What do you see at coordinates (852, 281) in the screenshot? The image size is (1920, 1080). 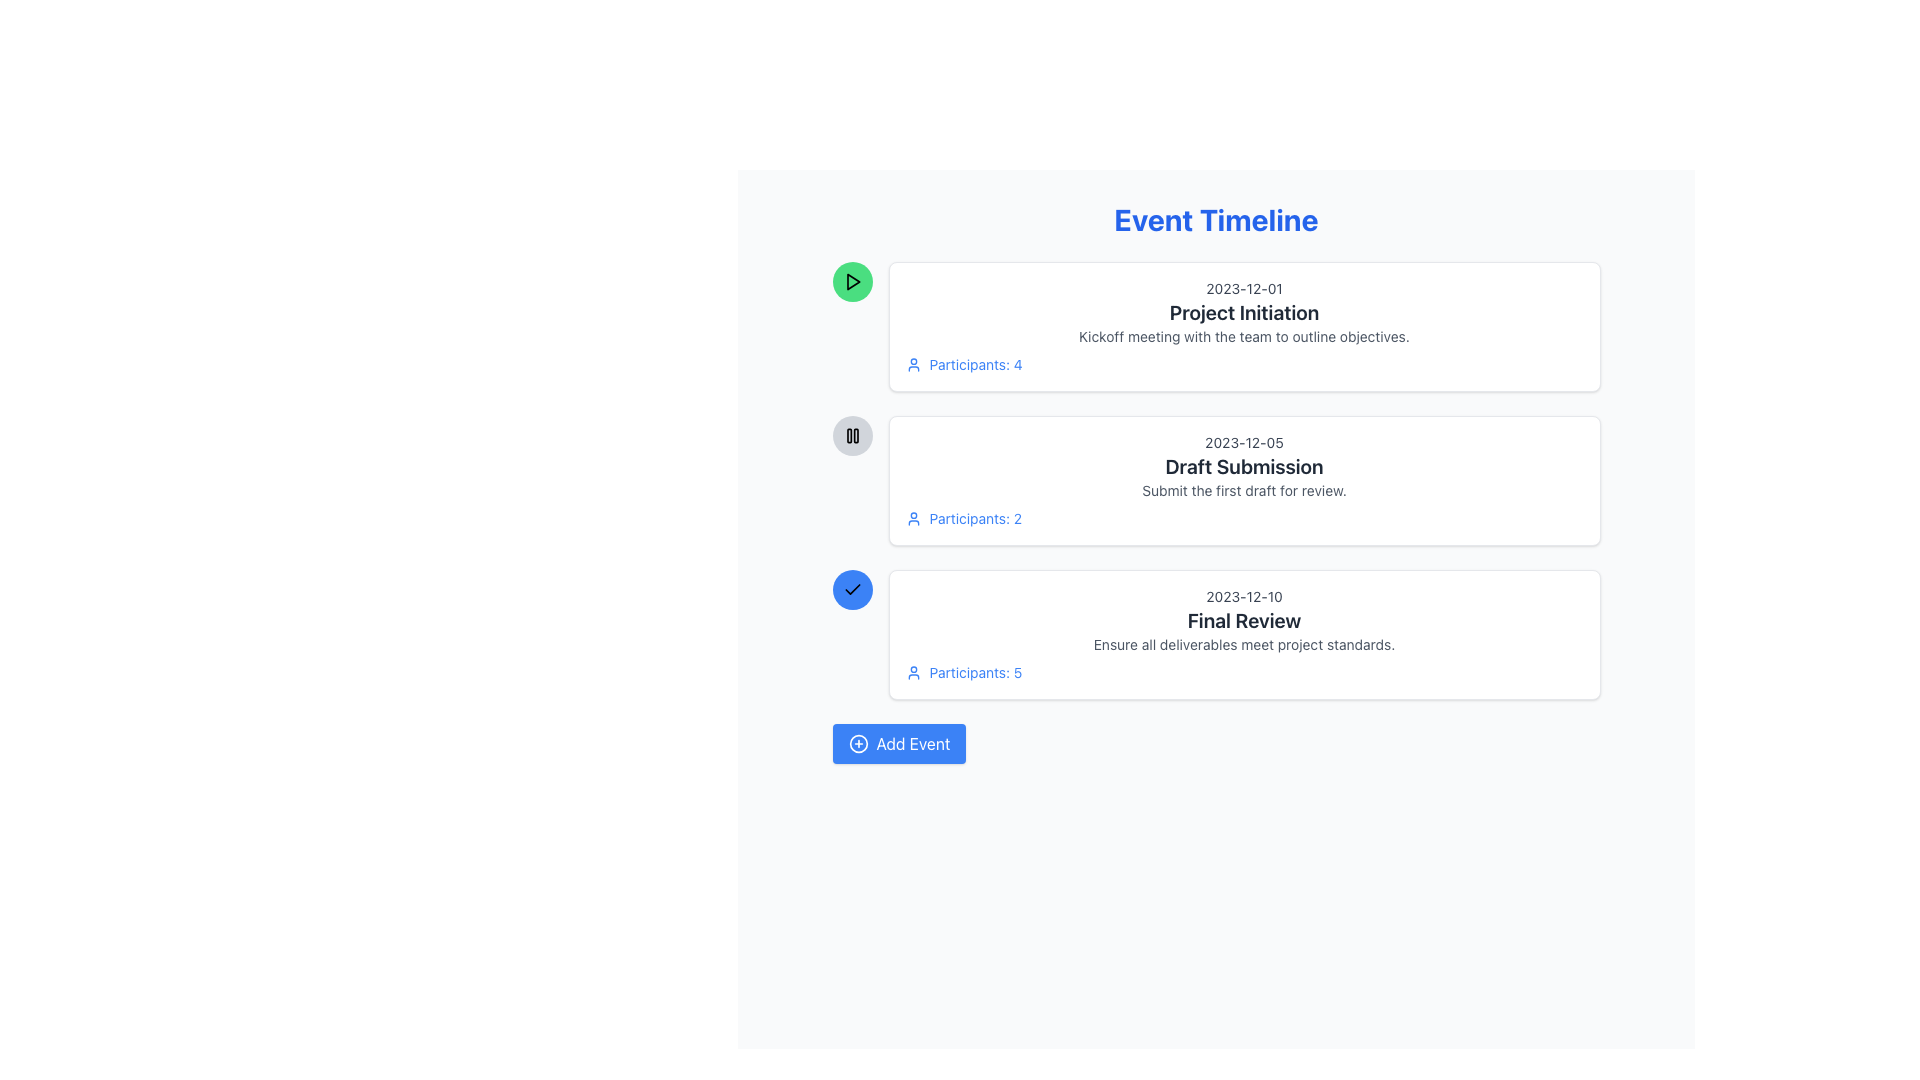 I see `the circular green button with a black play icon to initiate the 'Project Initiation' task` at bounding box center [852, 281].